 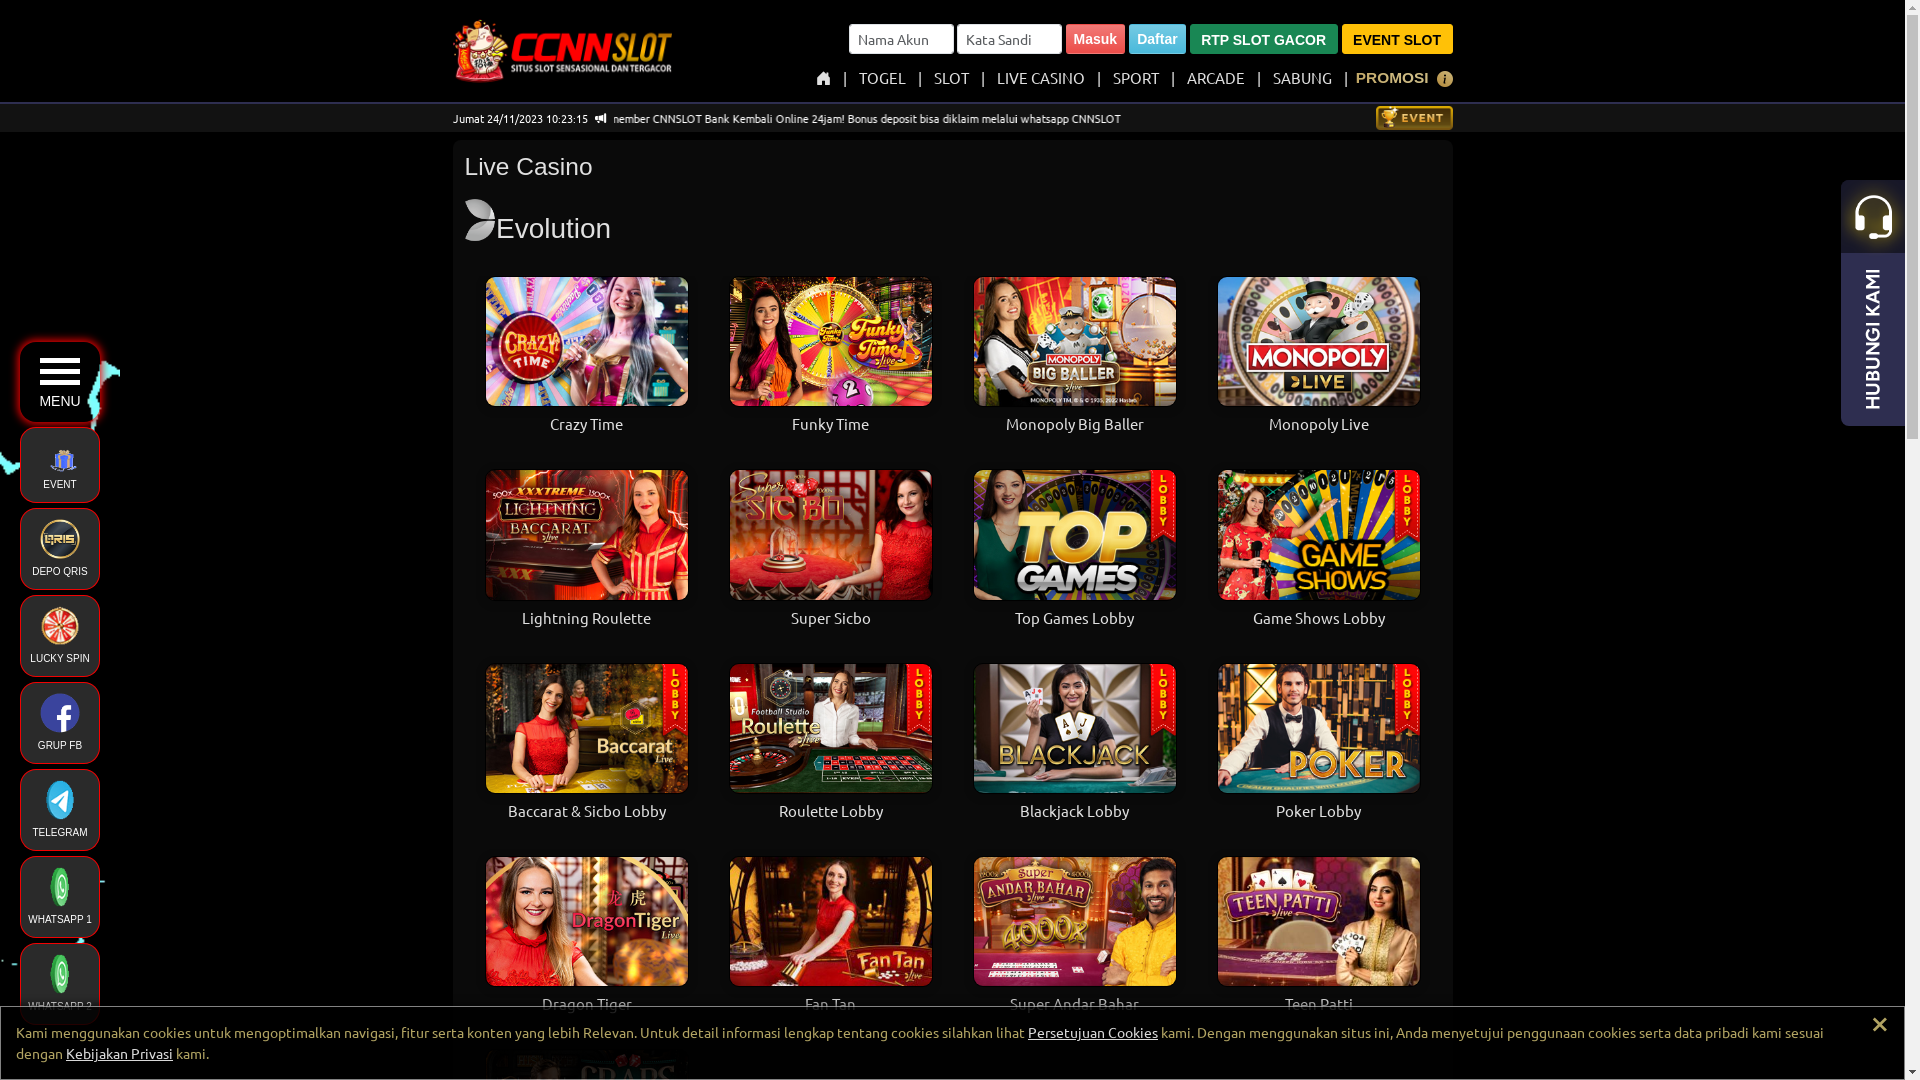 I want to click on 'EVENT SLOT', so click(x=1342, y=38).